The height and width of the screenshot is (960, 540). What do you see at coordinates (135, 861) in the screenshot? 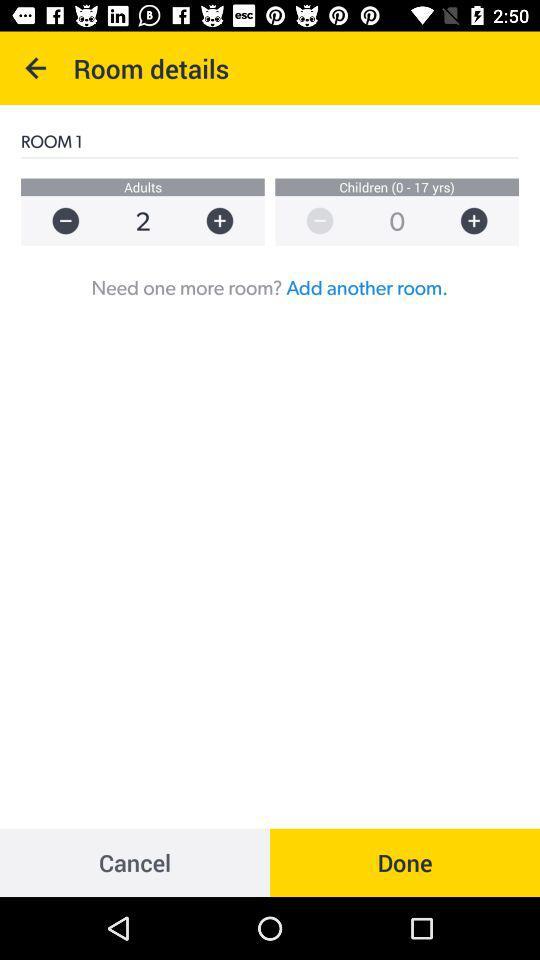
I see `cancel item` at bounding box center [135, 861].